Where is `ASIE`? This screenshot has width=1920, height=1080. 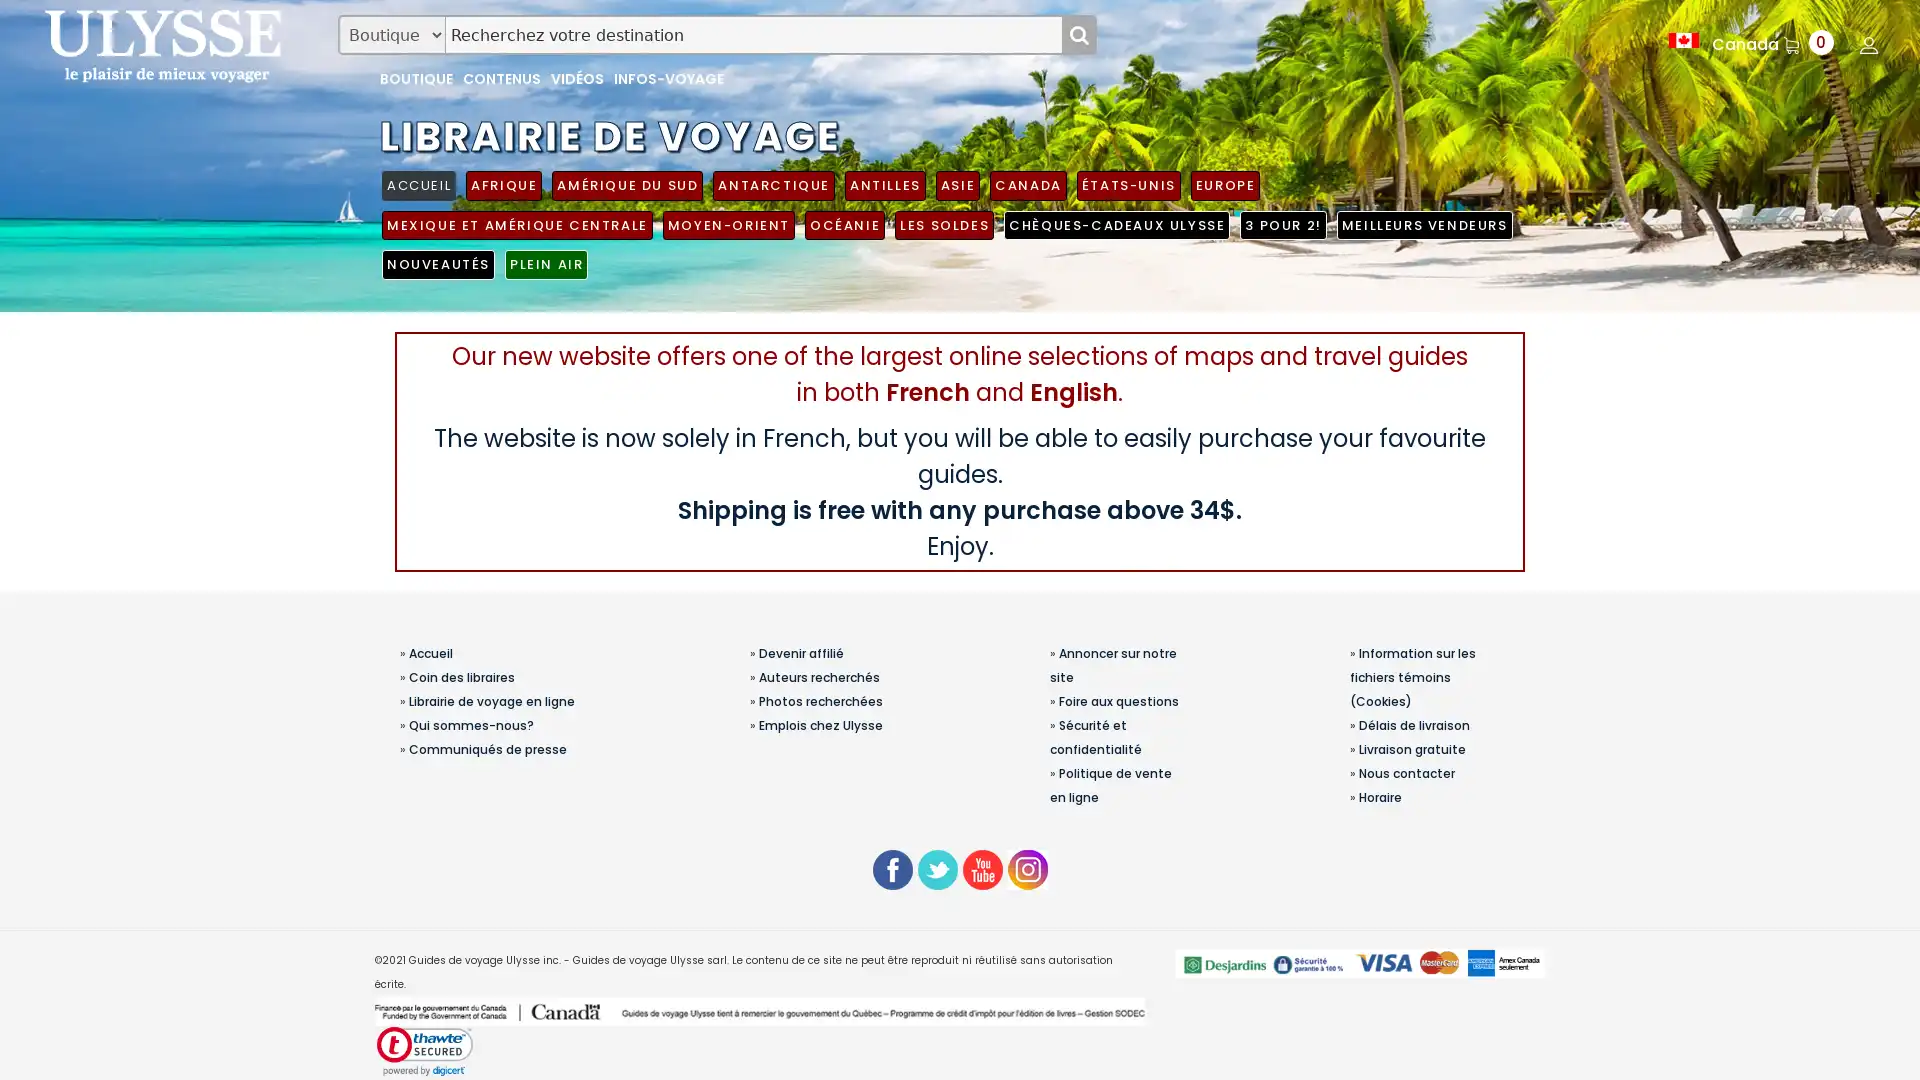 ASIE is located at coordinates (956, 185).